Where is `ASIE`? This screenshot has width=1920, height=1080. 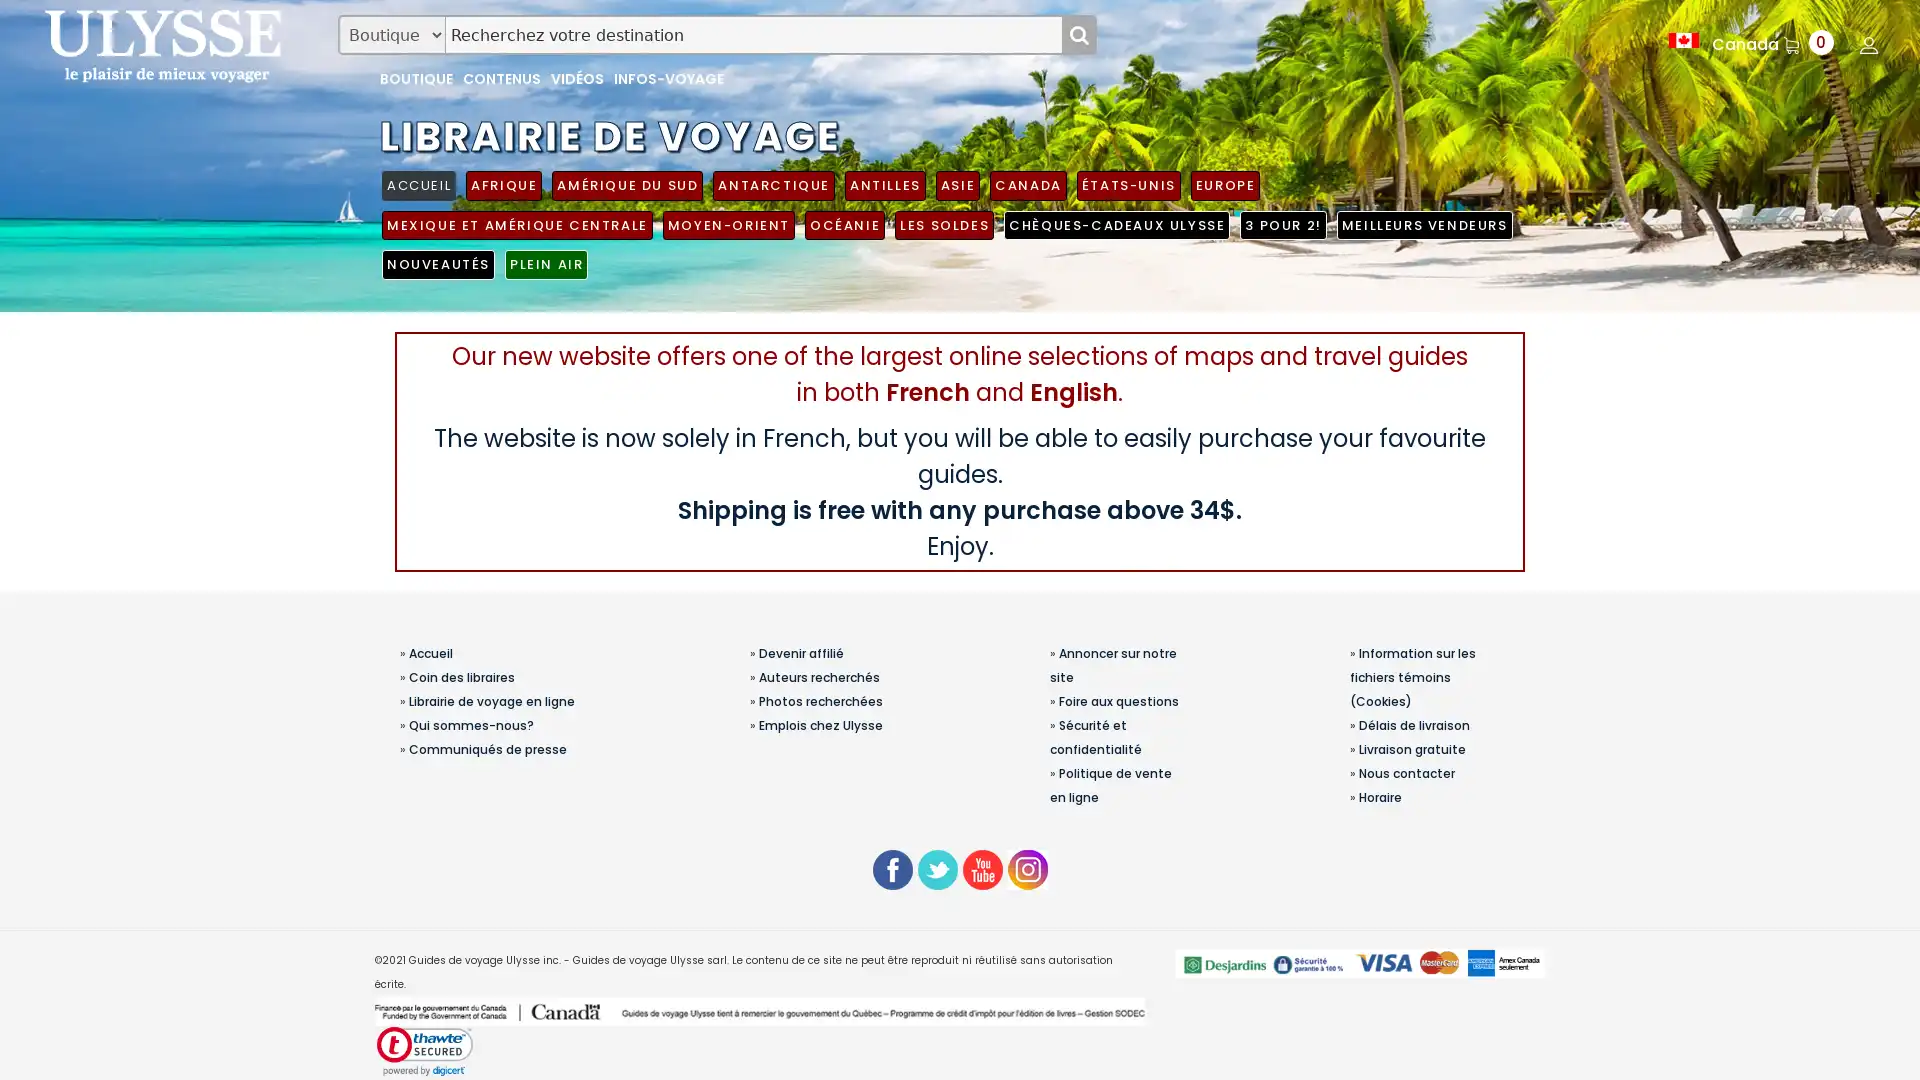 ASIE is located at coordinates (956, 185).